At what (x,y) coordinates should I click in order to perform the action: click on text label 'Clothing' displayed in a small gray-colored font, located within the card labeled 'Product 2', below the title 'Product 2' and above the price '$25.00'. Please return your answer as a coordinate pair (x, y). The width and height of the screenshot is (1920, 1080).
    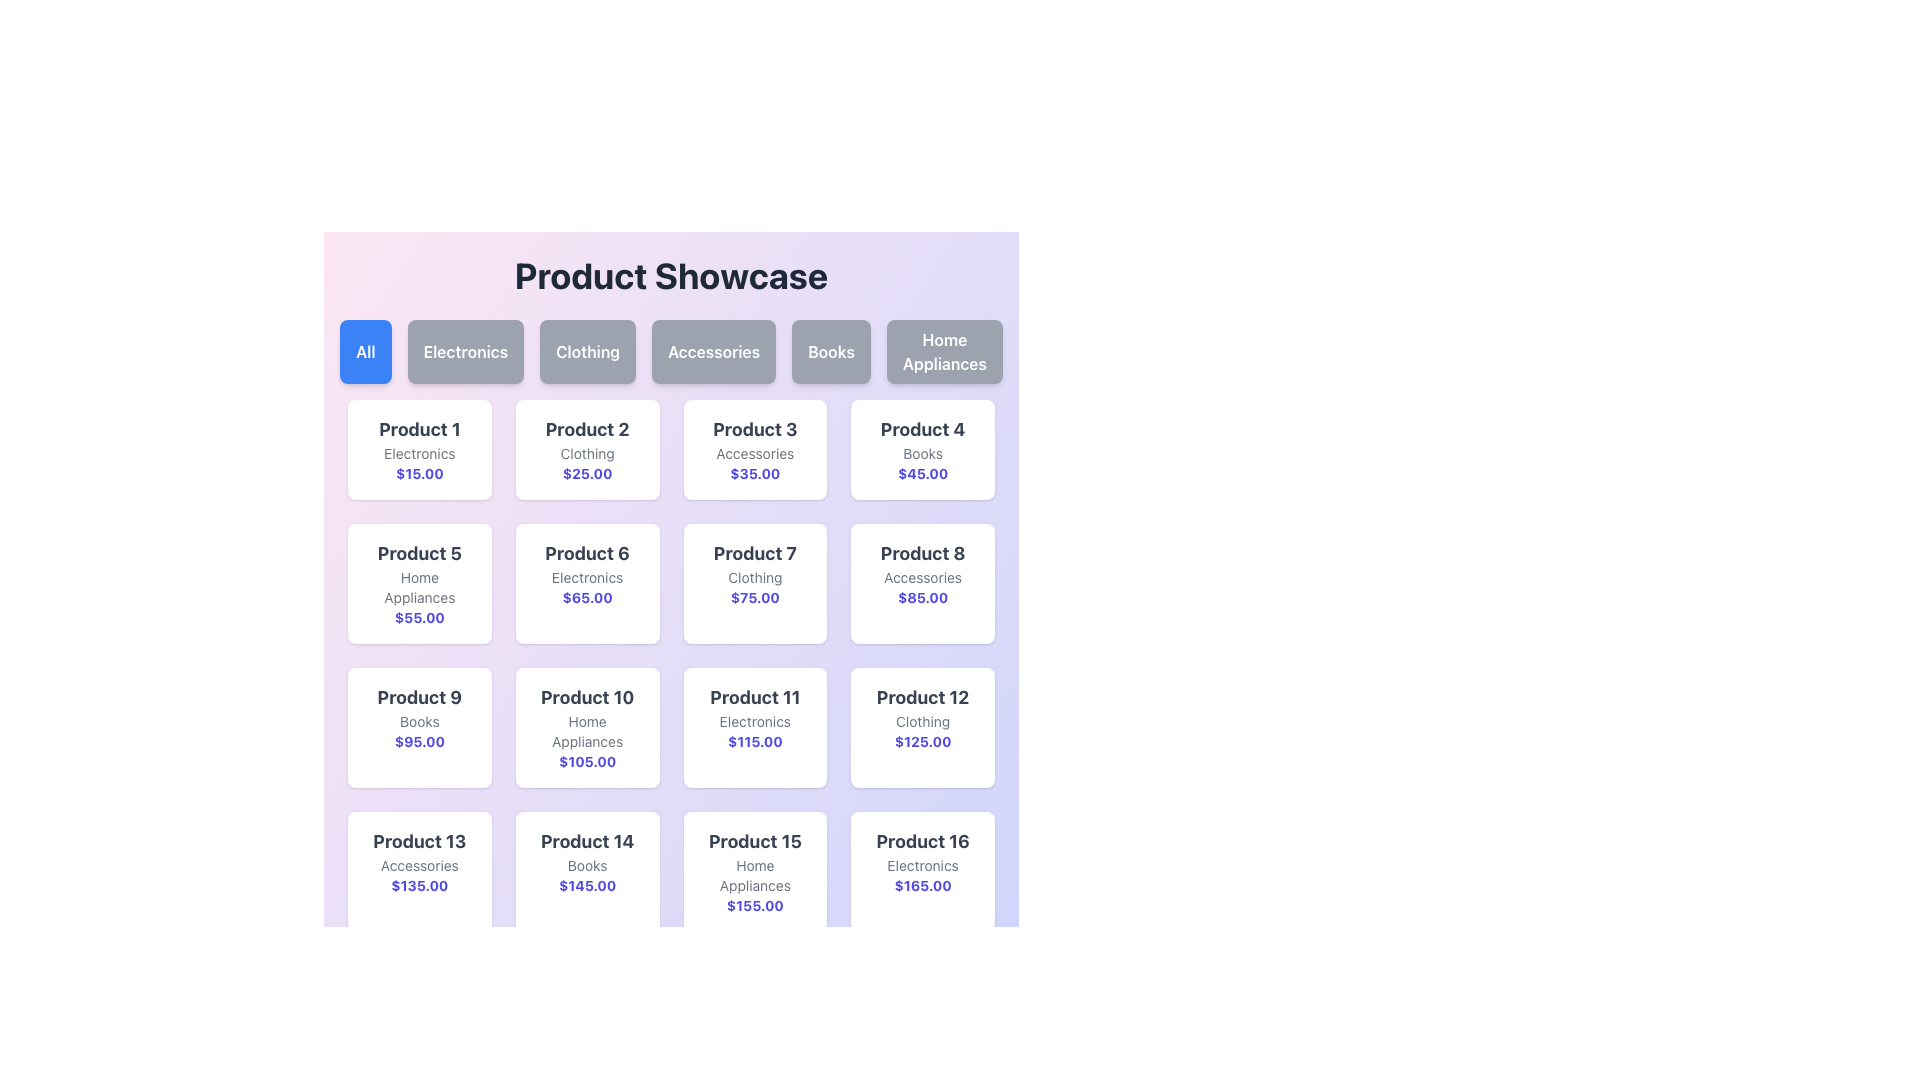
    Looking at the image, I should click on (586, 454).